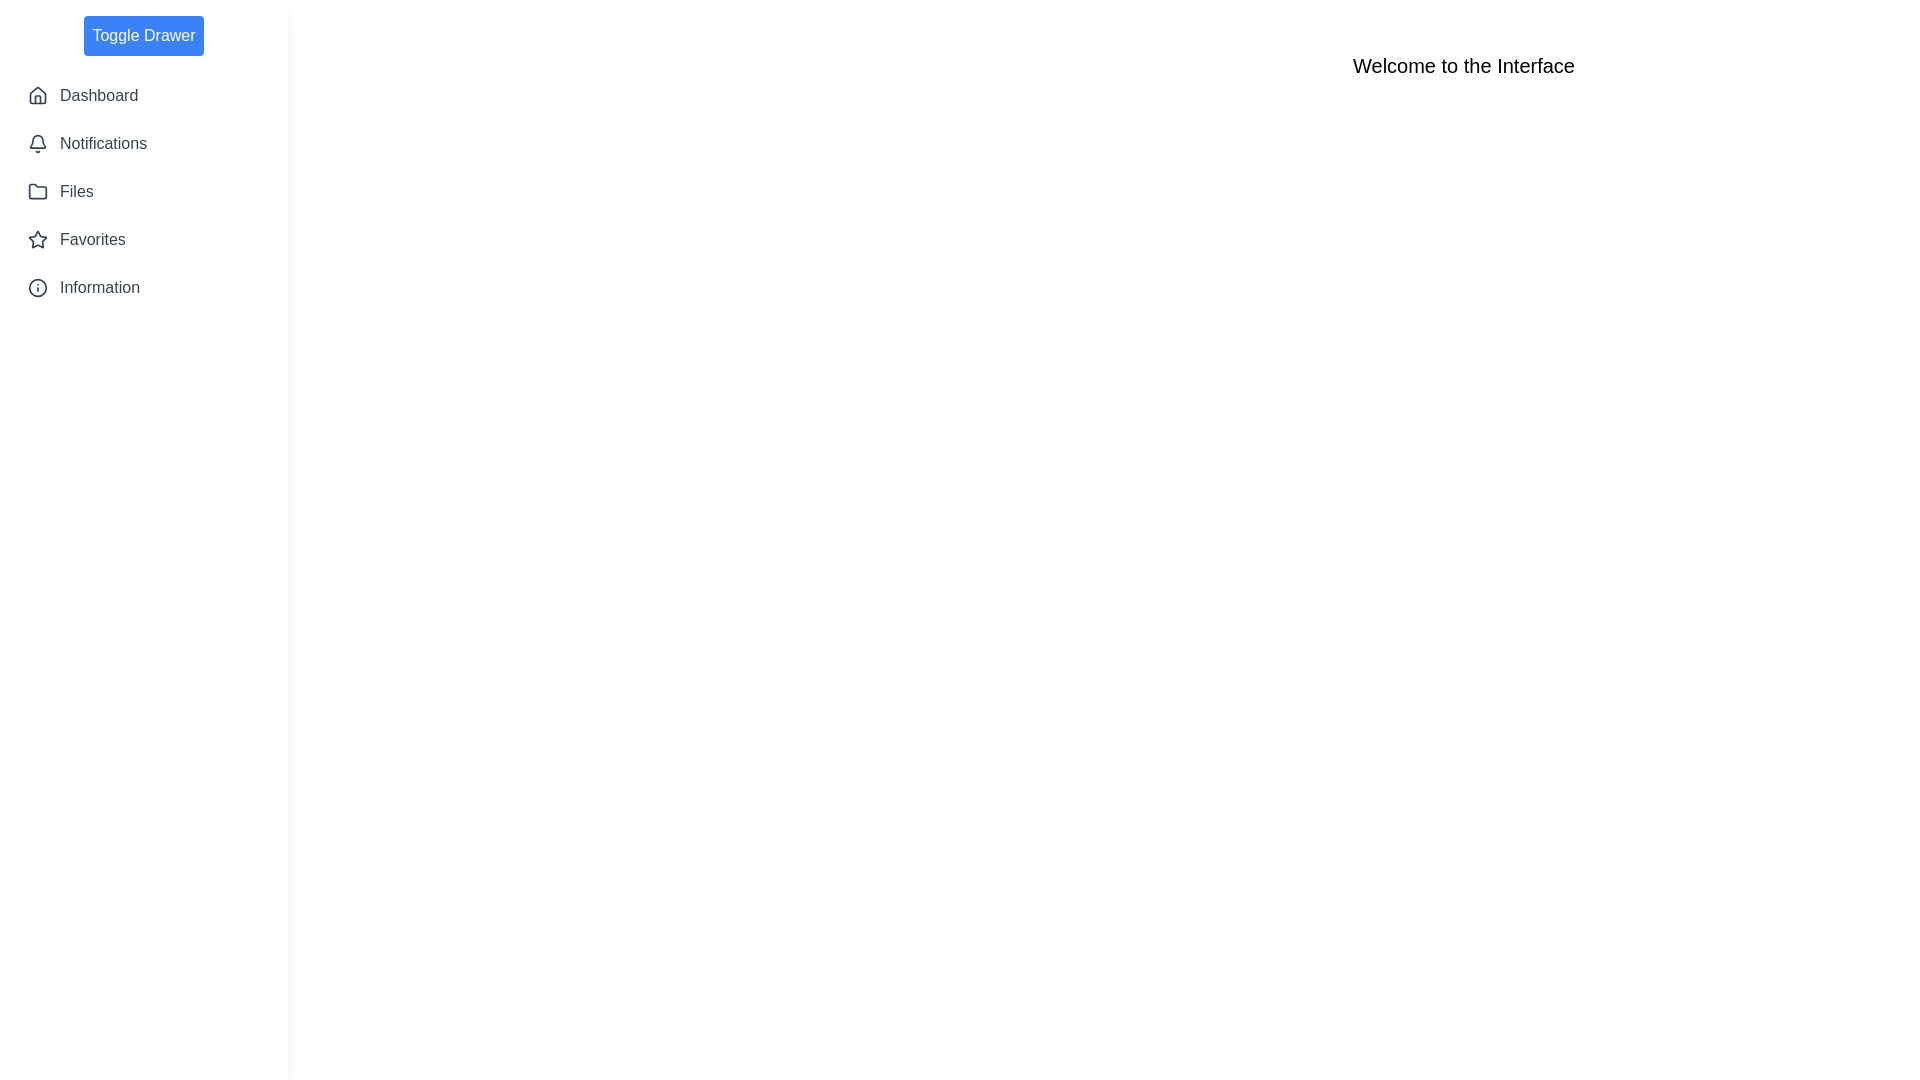 This screenshot has height=1080, width=1920. I want to click on the menu option labeled Dashboard from the sidebar, so click(143, 96).